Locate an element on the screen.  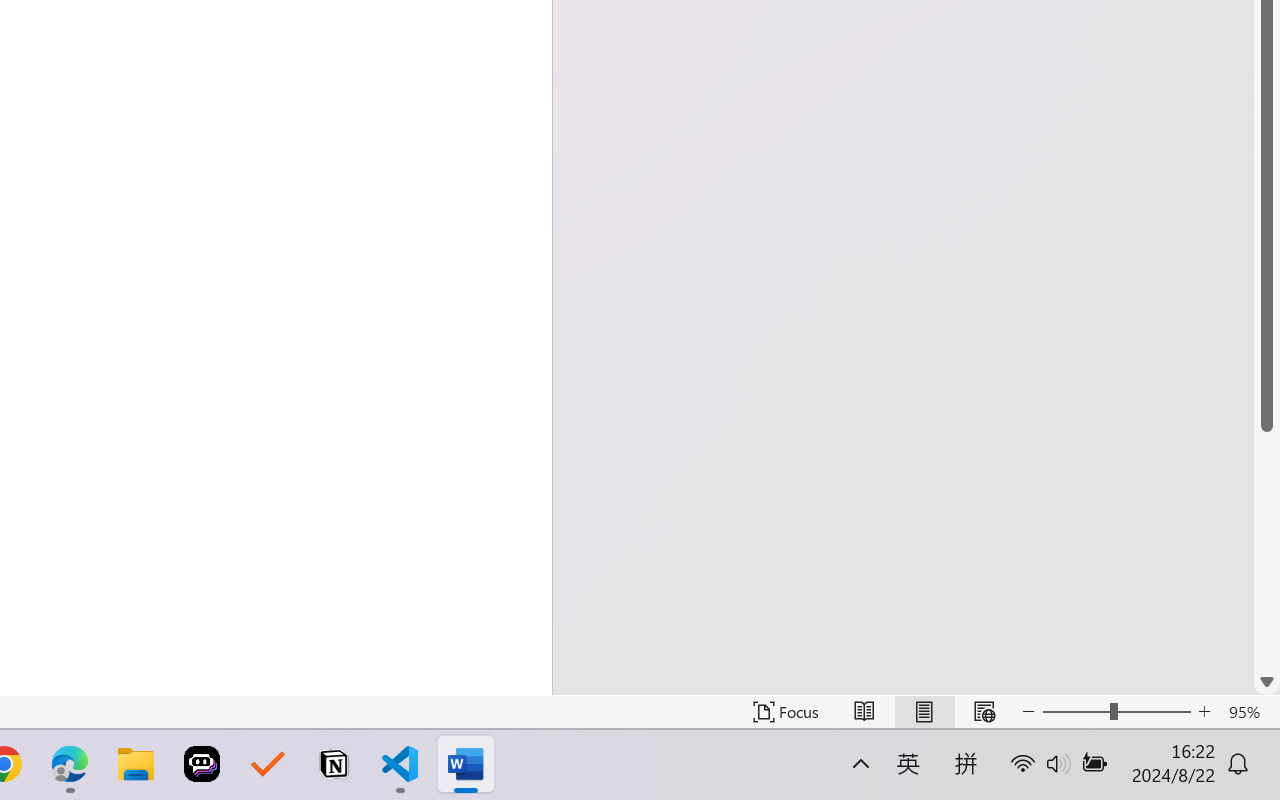
'Line down' is located at coordinates (1266, 682).